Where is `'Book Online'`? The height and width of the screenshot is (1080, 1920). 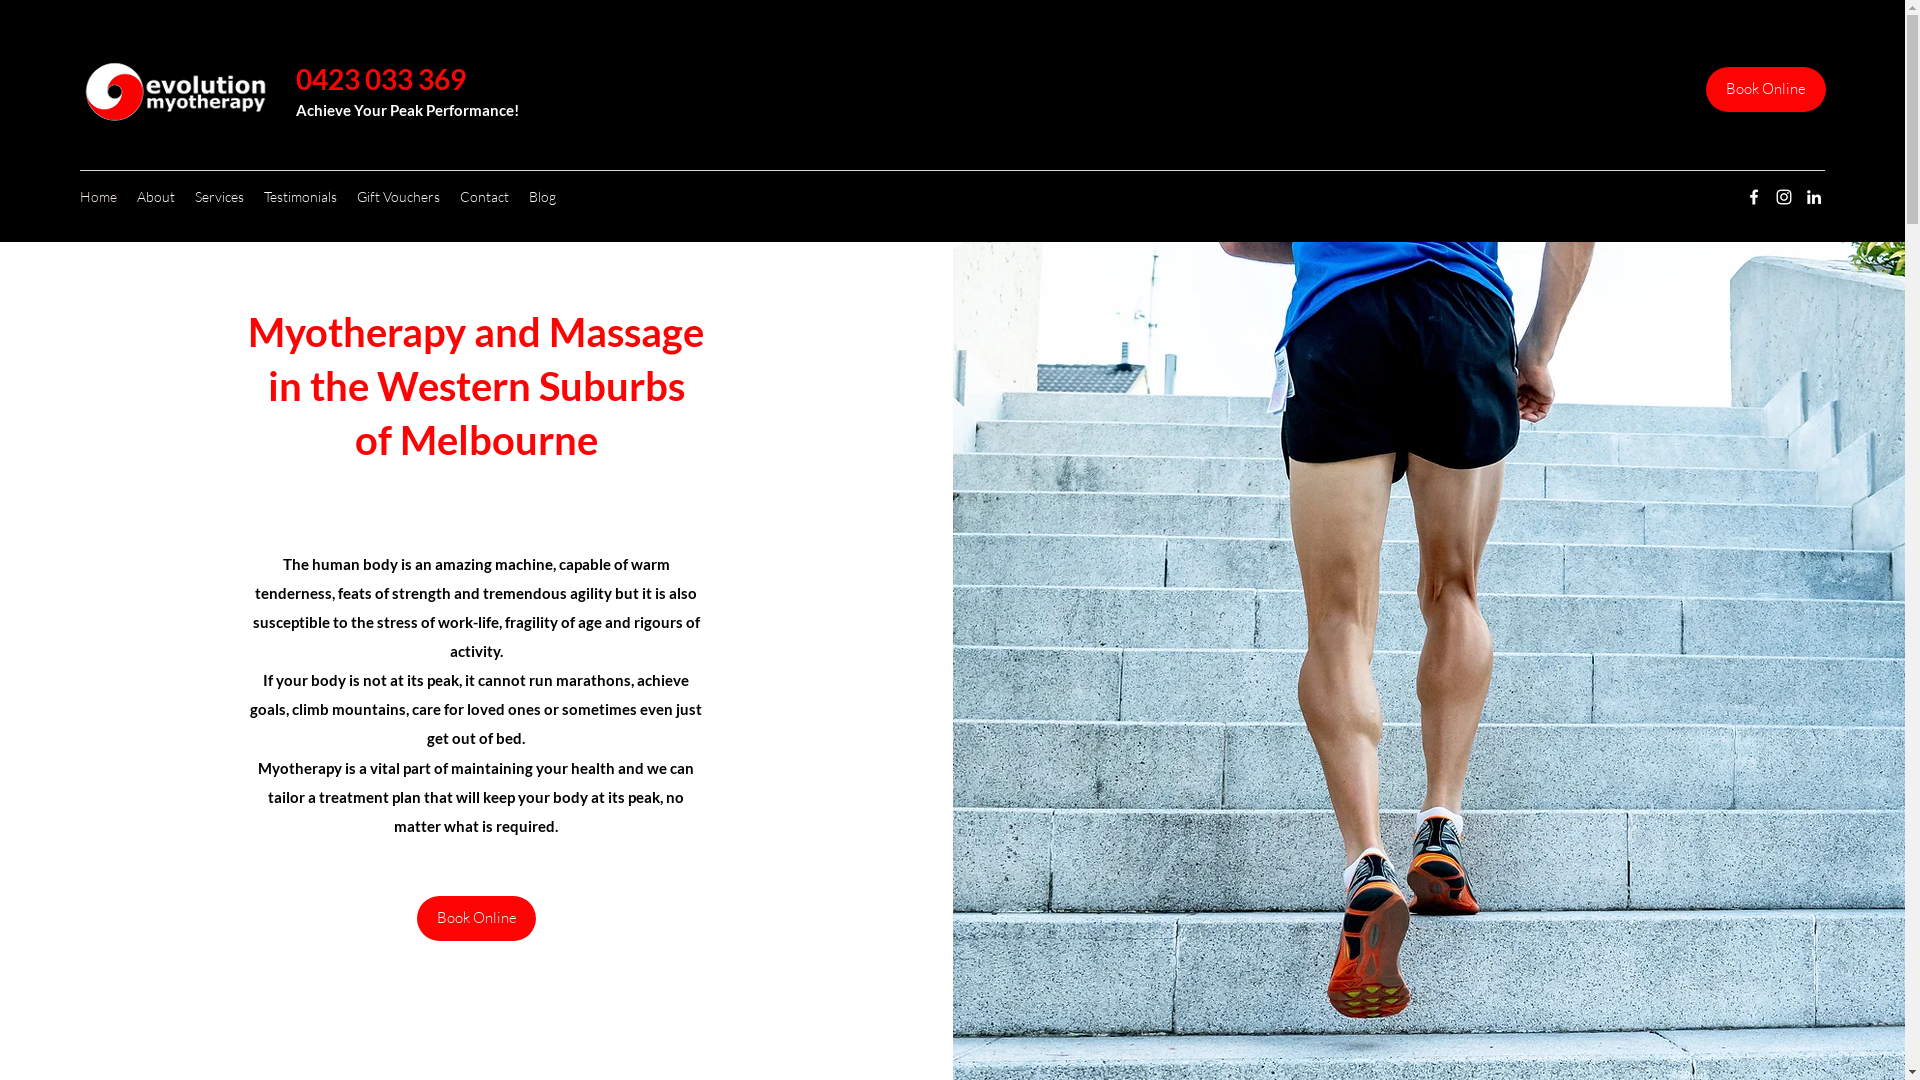
'Book Online' is located at coordinates (416, 918).